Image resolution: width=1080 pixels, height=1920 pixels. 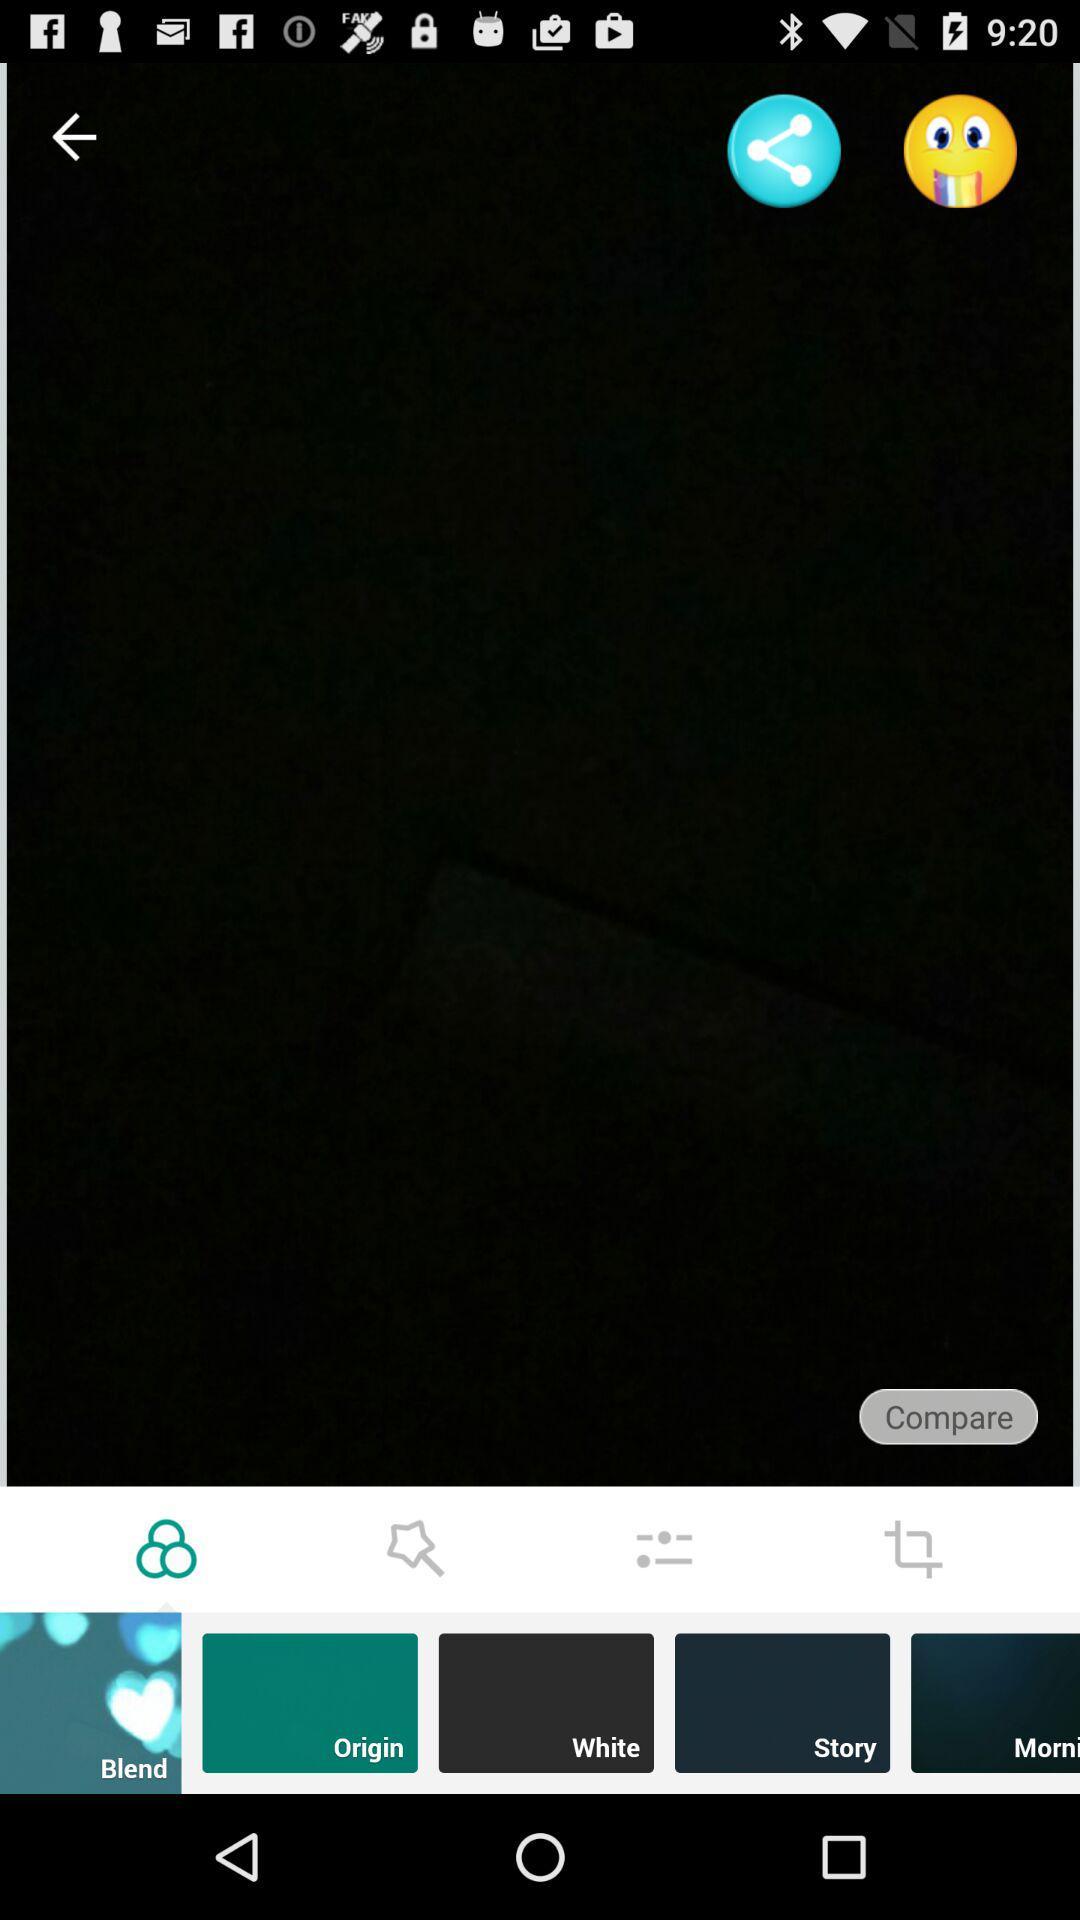 I want to click on apply filter, so click(x=165, y=1548).